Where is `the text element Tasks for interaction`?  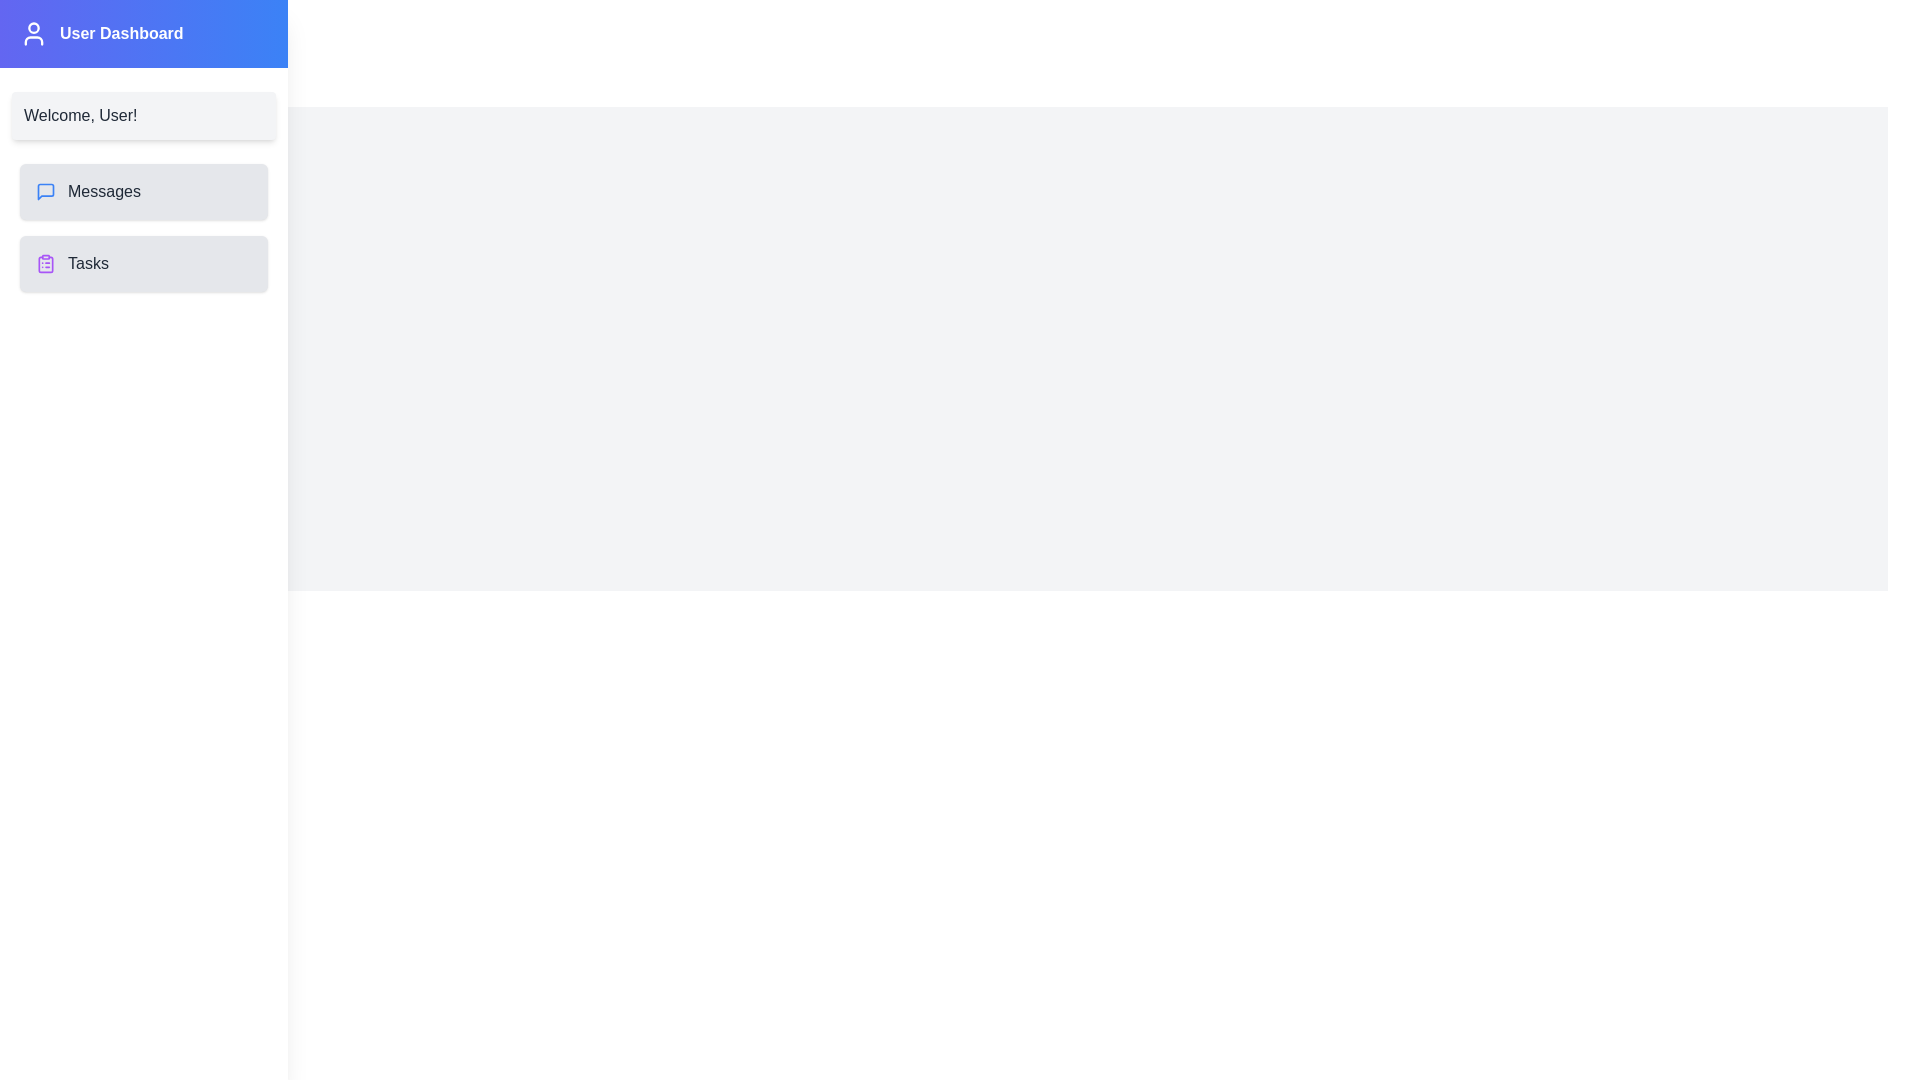 the text element Tasks for interaction is located at coordinates (87, 262).